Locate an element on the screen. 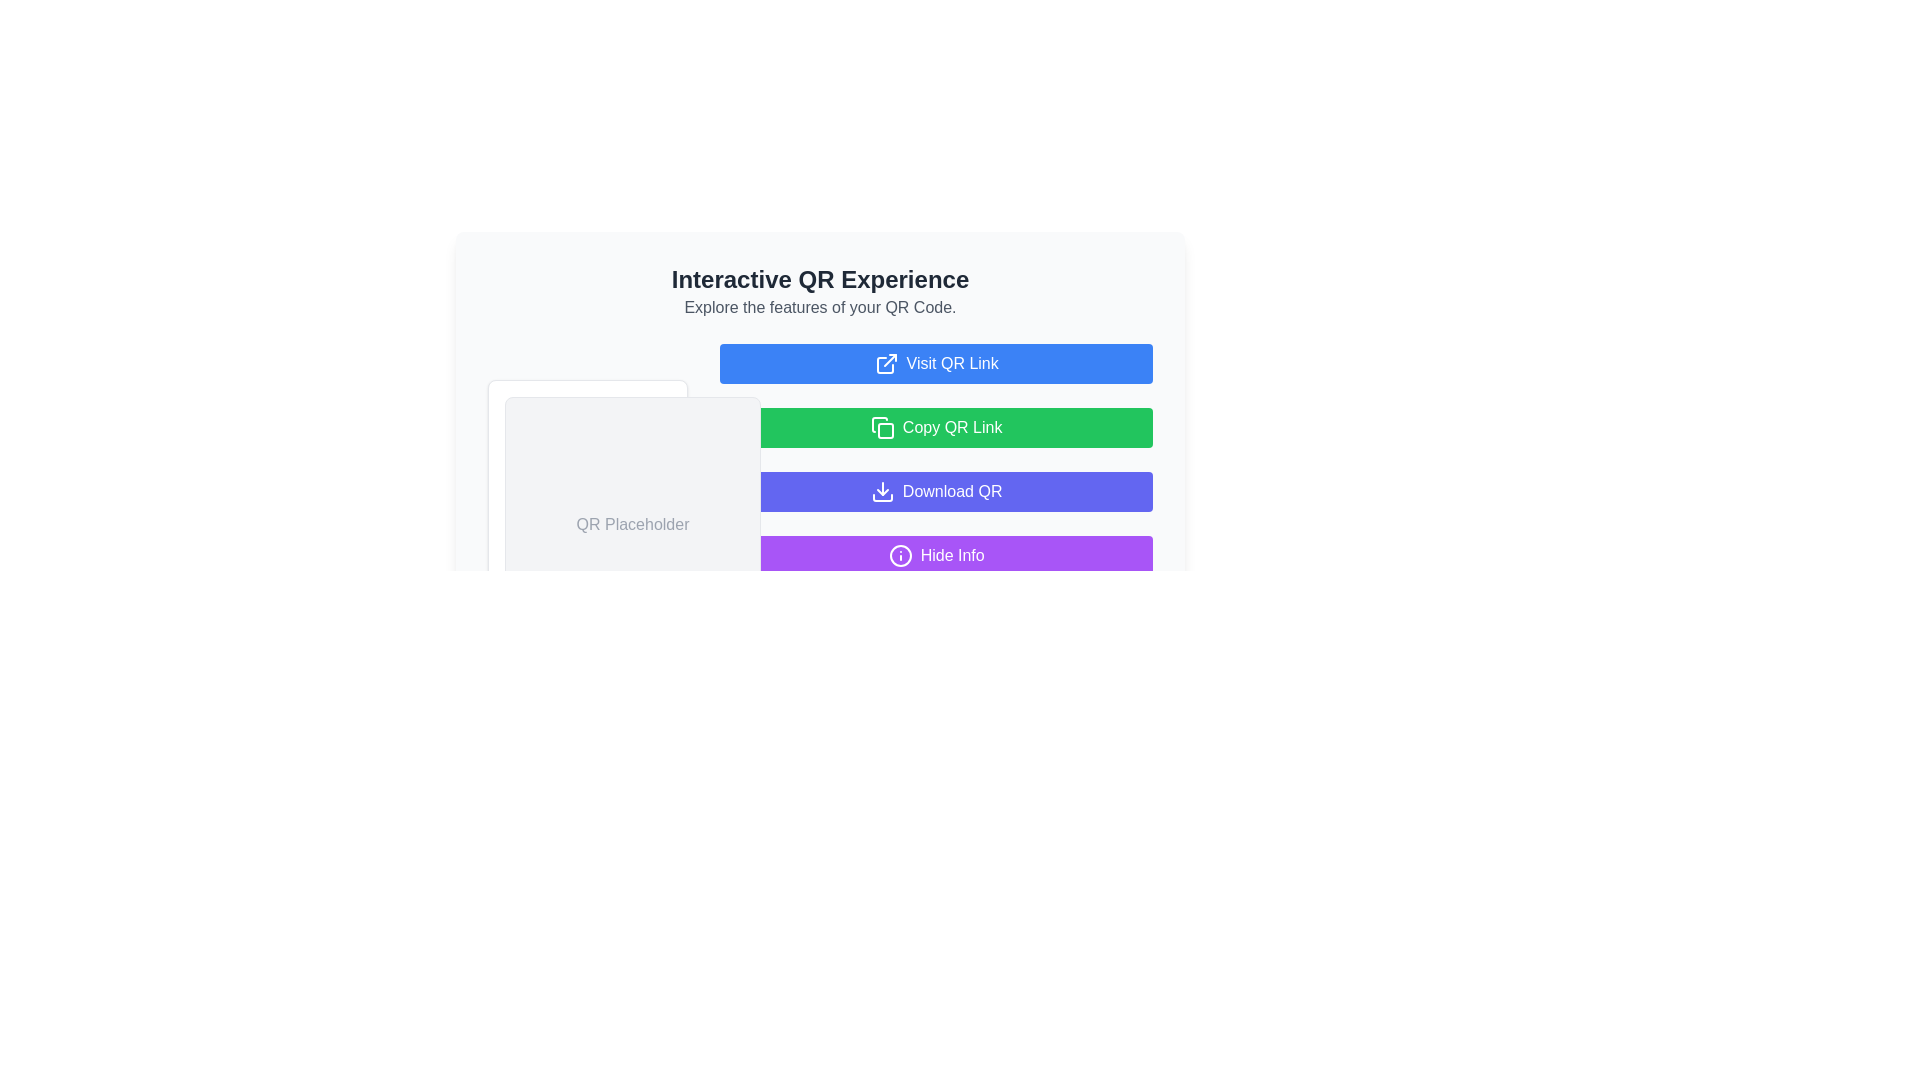 The image size is (1920, 1080). the SVG Circle that serves as a visual part of the information icon located near the 'Hide Info' button in the bottom right of the interface is located at coordinates (899, 555).